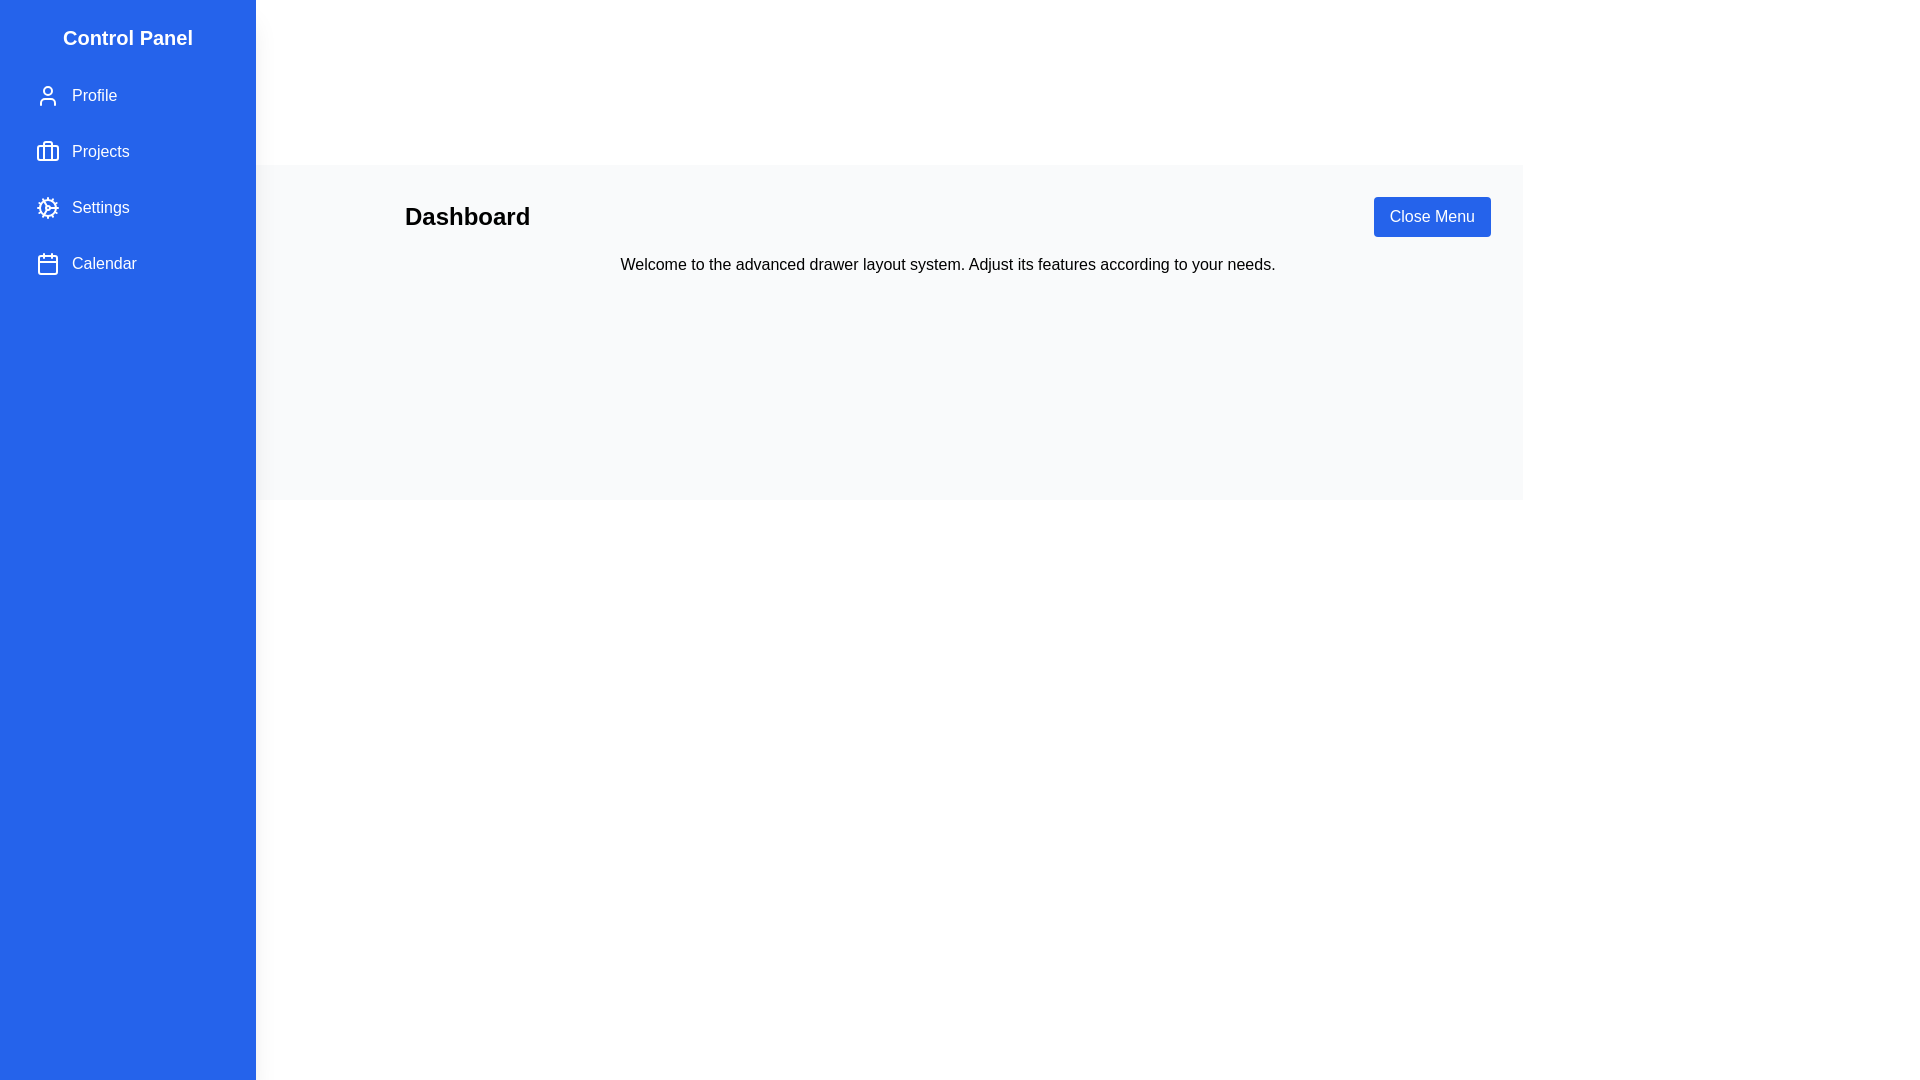  Describe the element at coordinates (48, 208) in the screenshot. I see `the 'Settings' icon located on the left-hand side navigation bar, adjacent to the 'Settings' text label` at that location.